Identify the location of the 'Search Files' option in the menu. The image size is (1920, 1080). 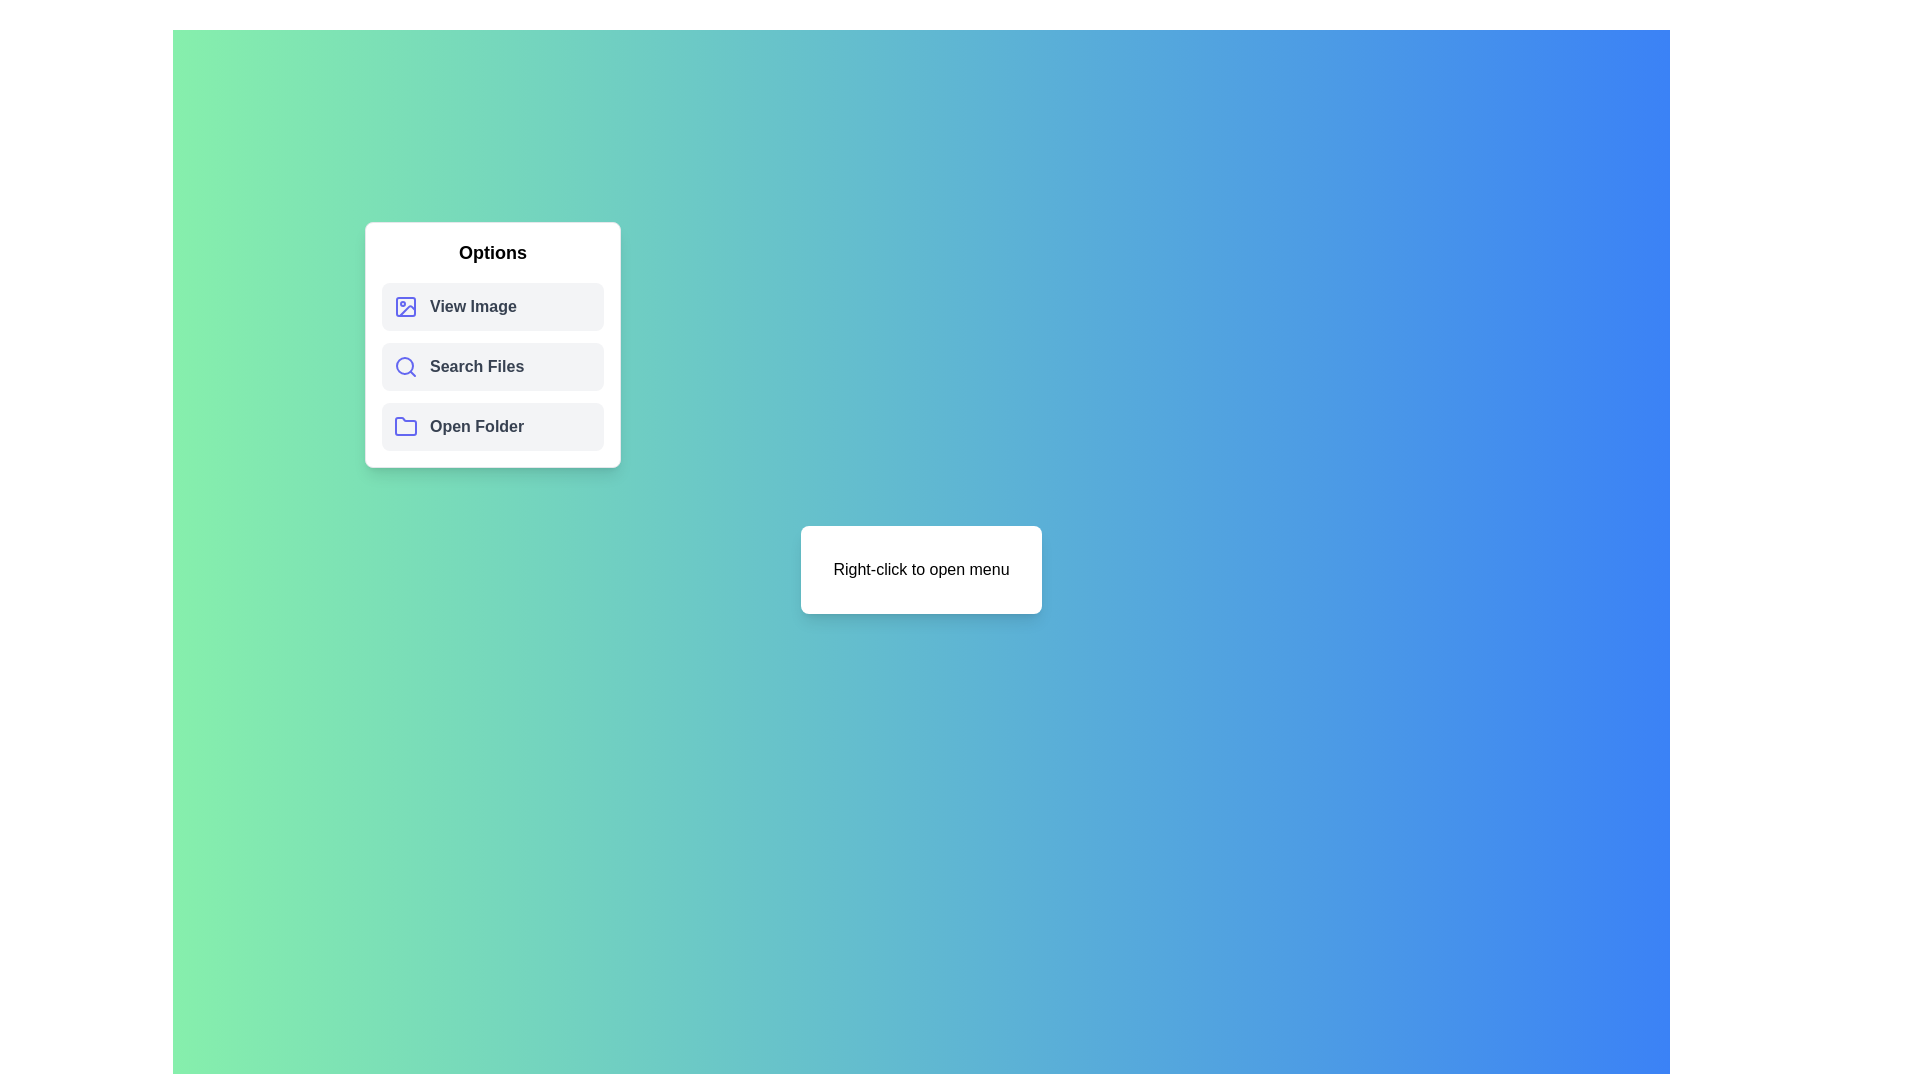
(493, 366).